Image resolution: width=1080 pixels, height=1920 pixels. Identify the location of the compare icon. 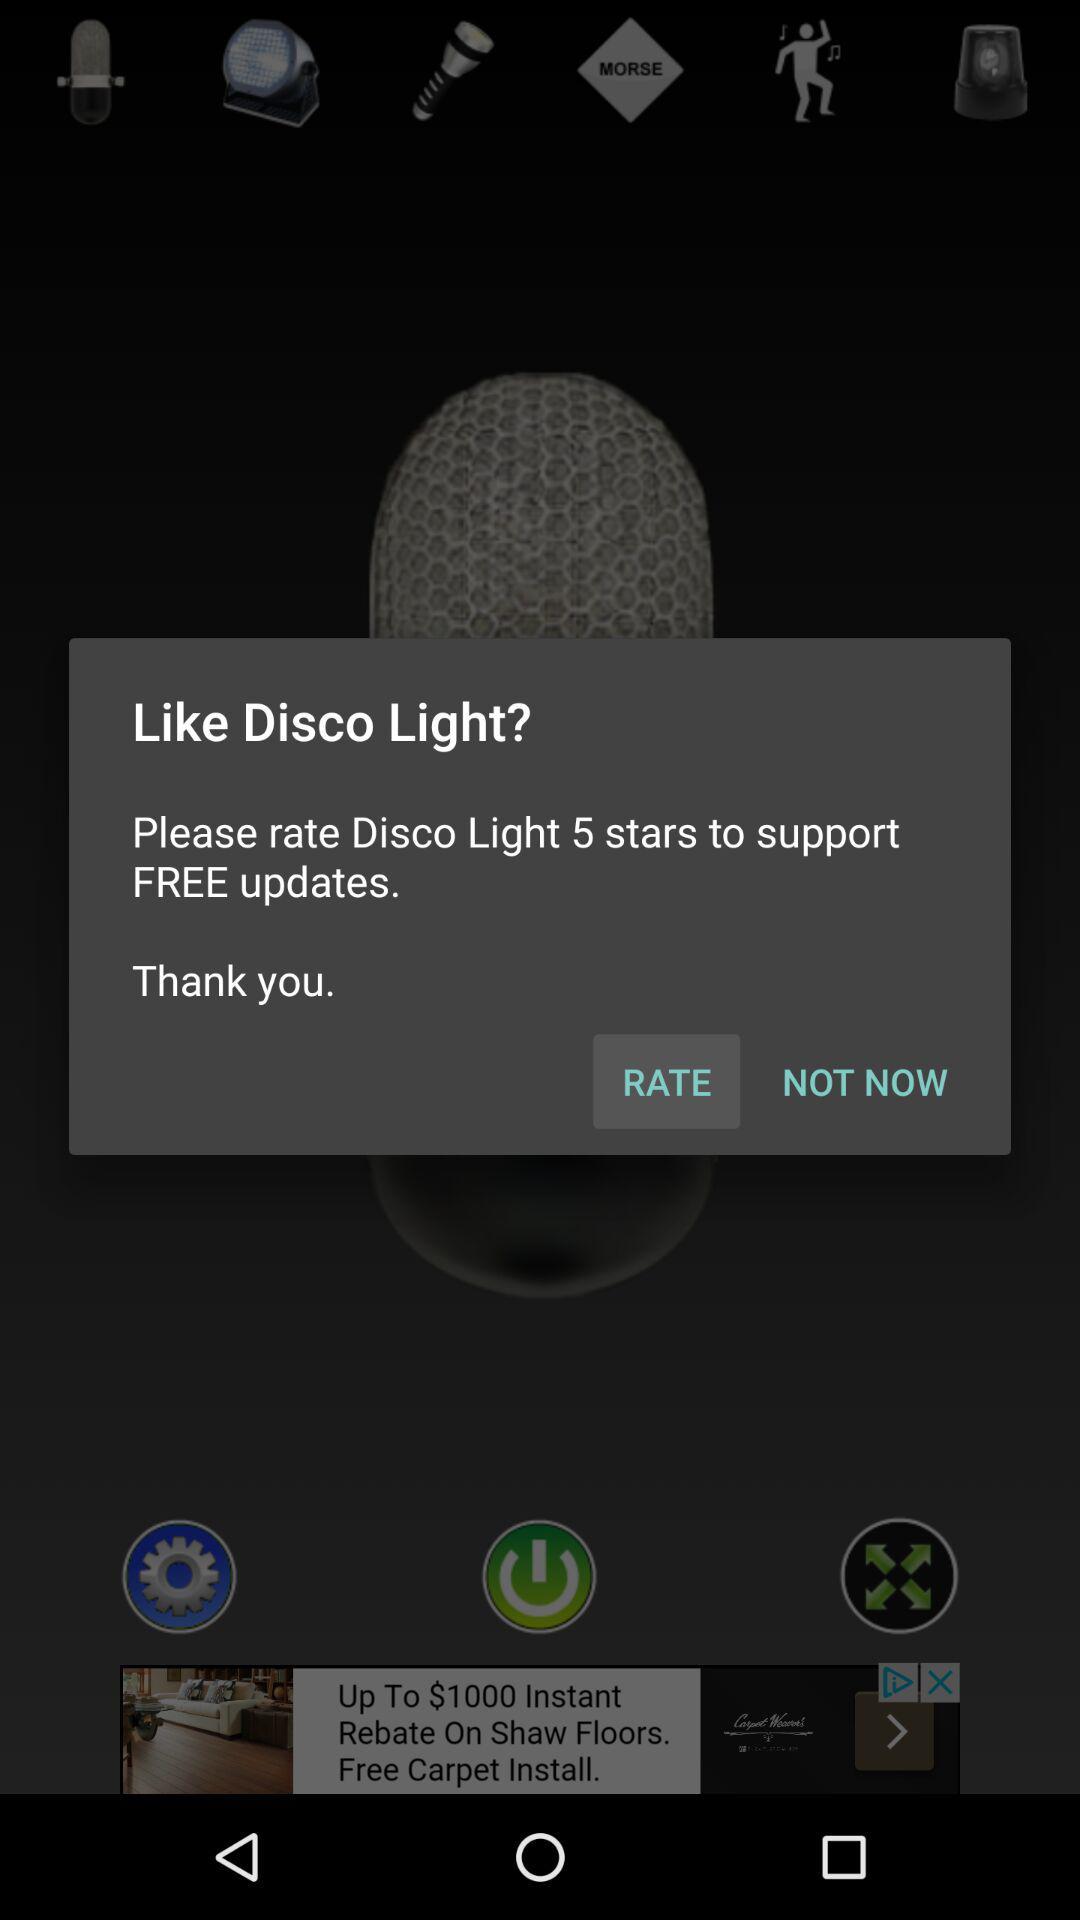
(628, 71).